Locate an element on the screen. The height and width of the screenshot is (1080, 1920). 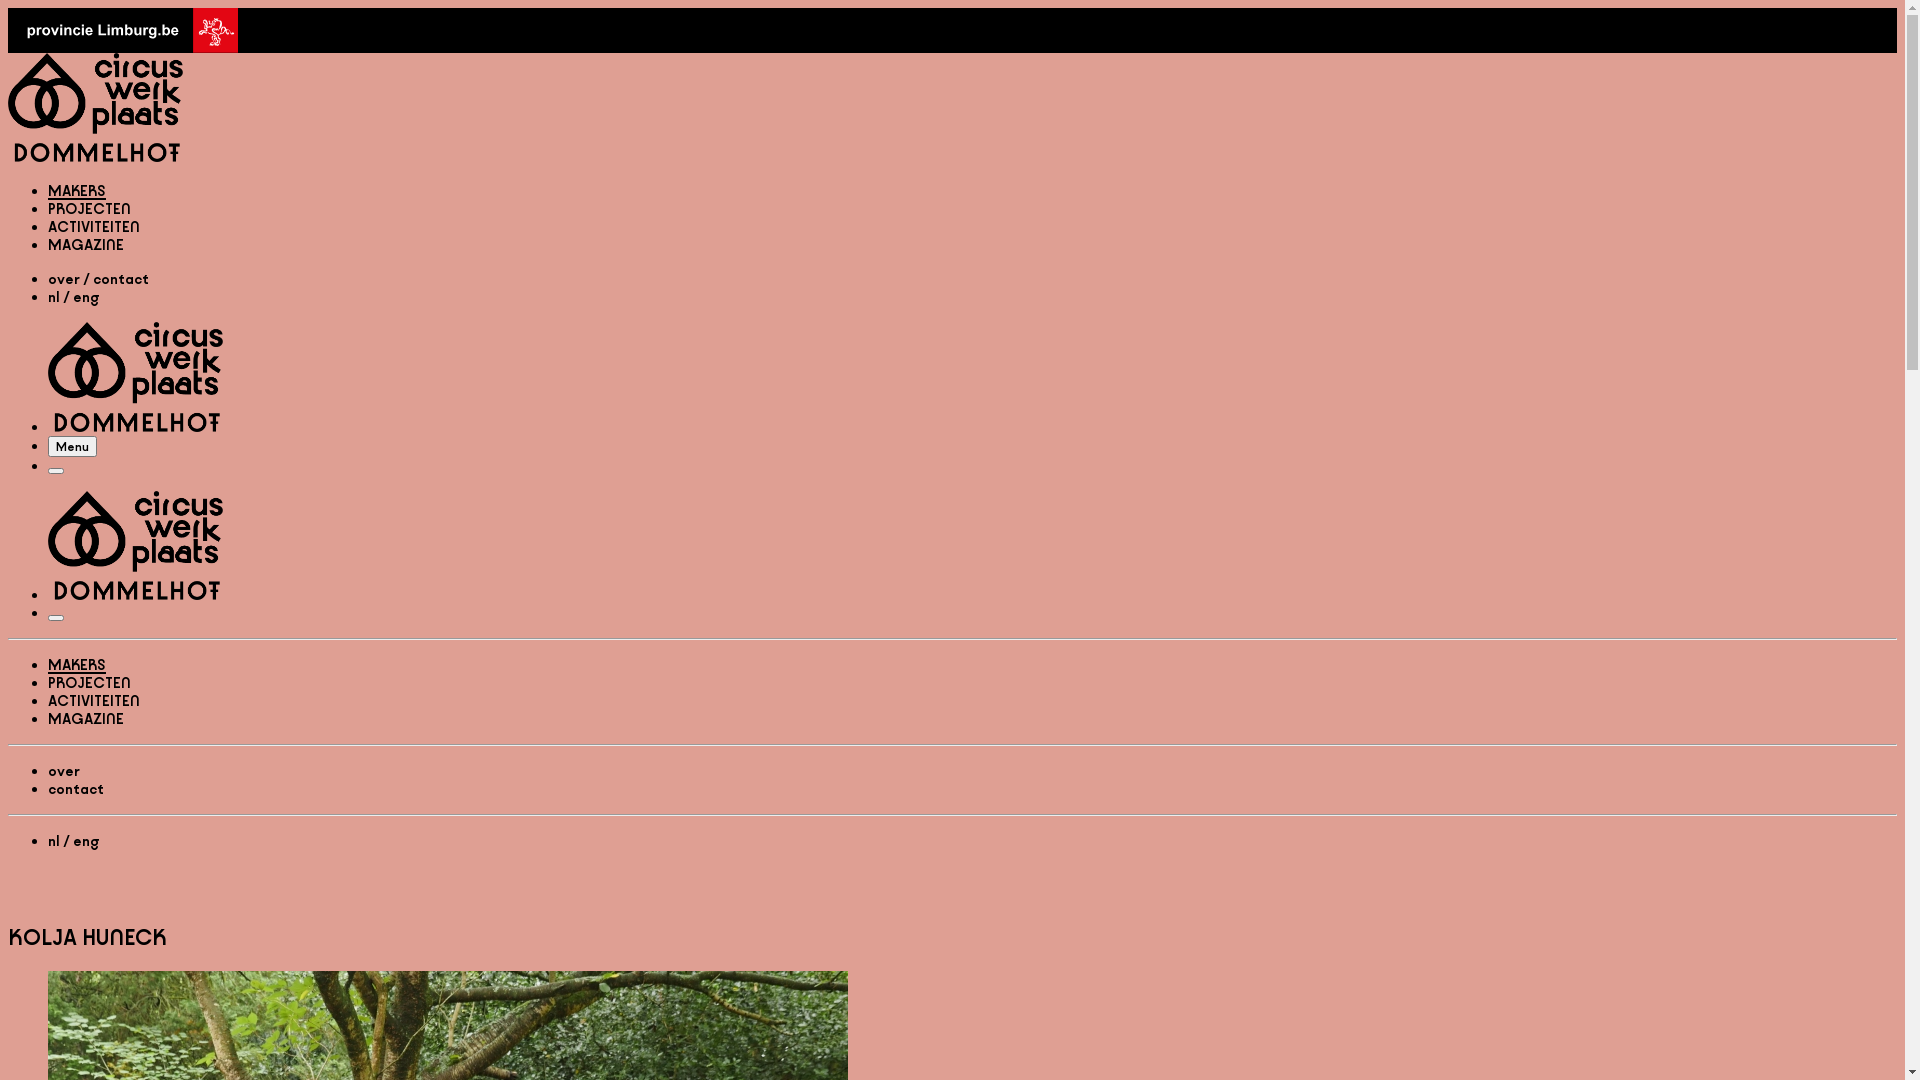
'MAKERS' is located at coordinates (48, 664).